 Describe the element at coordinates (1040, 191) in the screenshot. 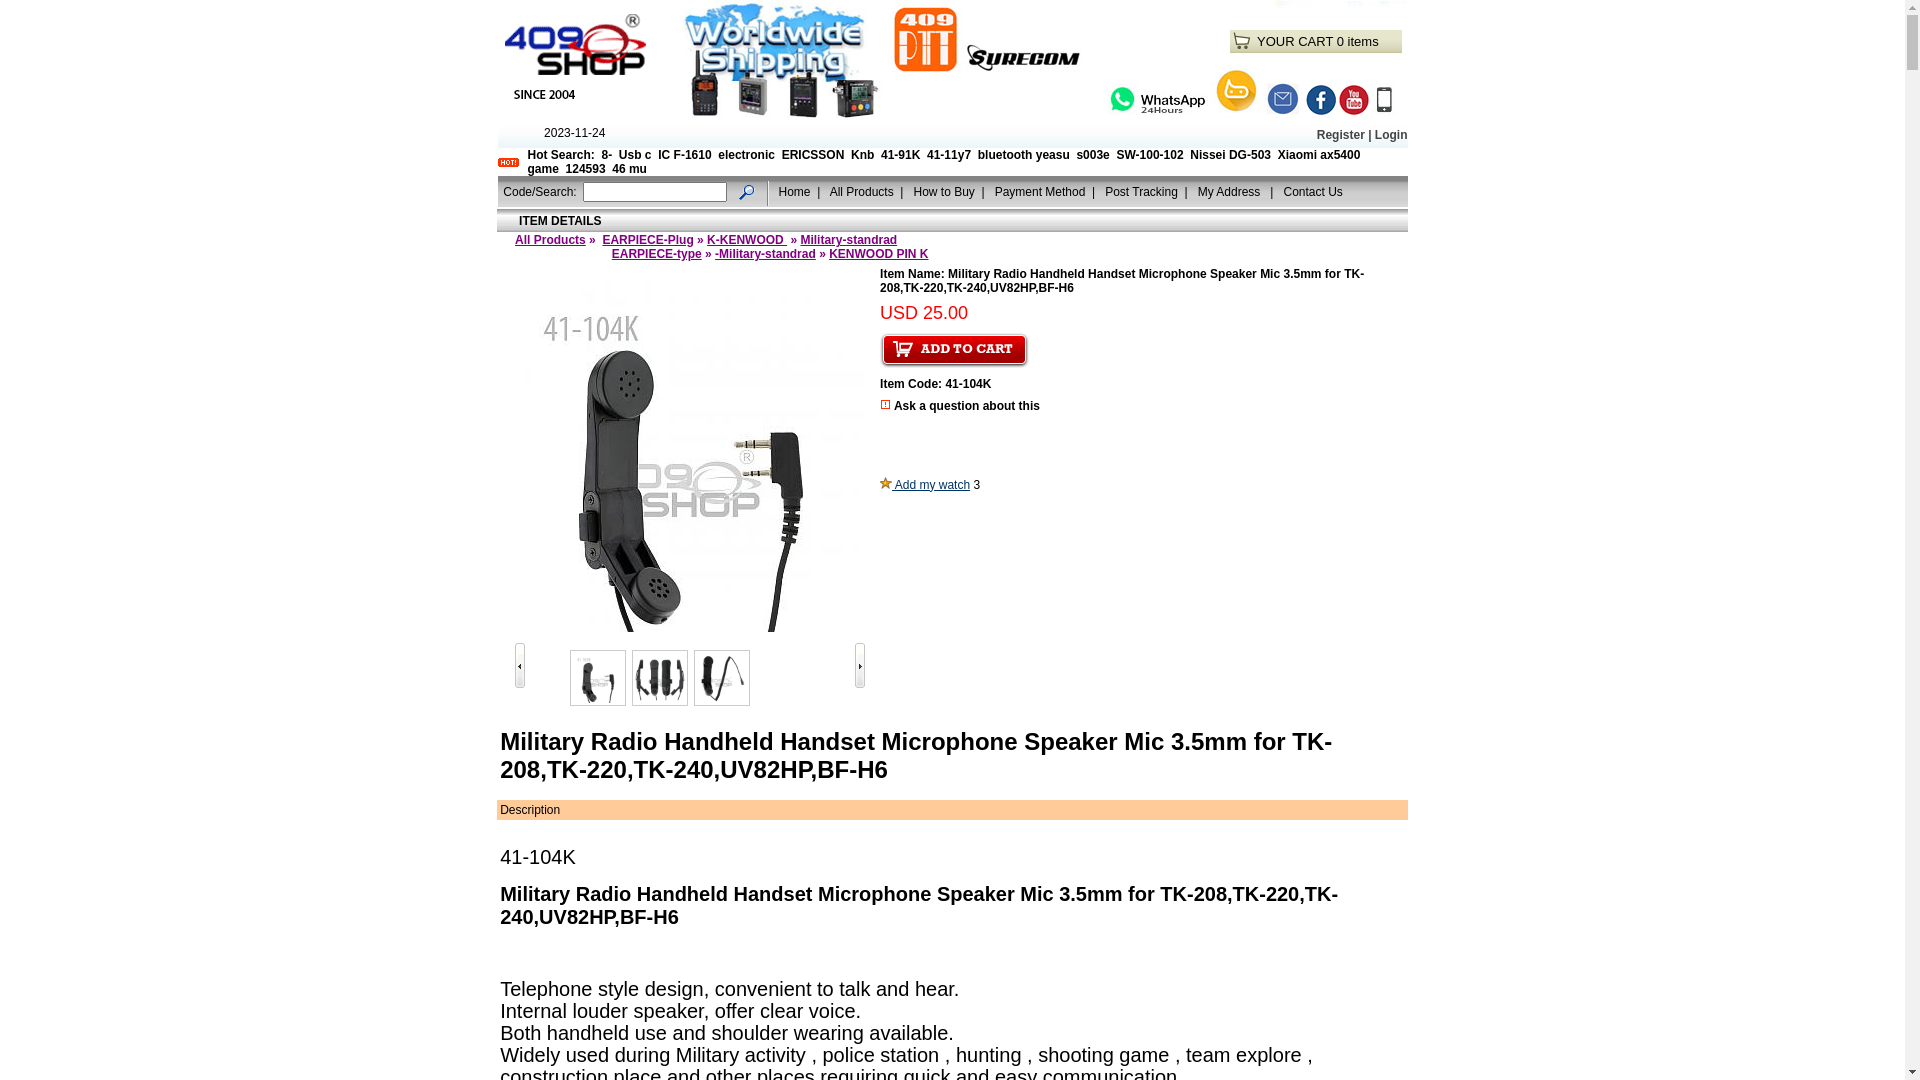

I see `'Payment Method'` at that location.